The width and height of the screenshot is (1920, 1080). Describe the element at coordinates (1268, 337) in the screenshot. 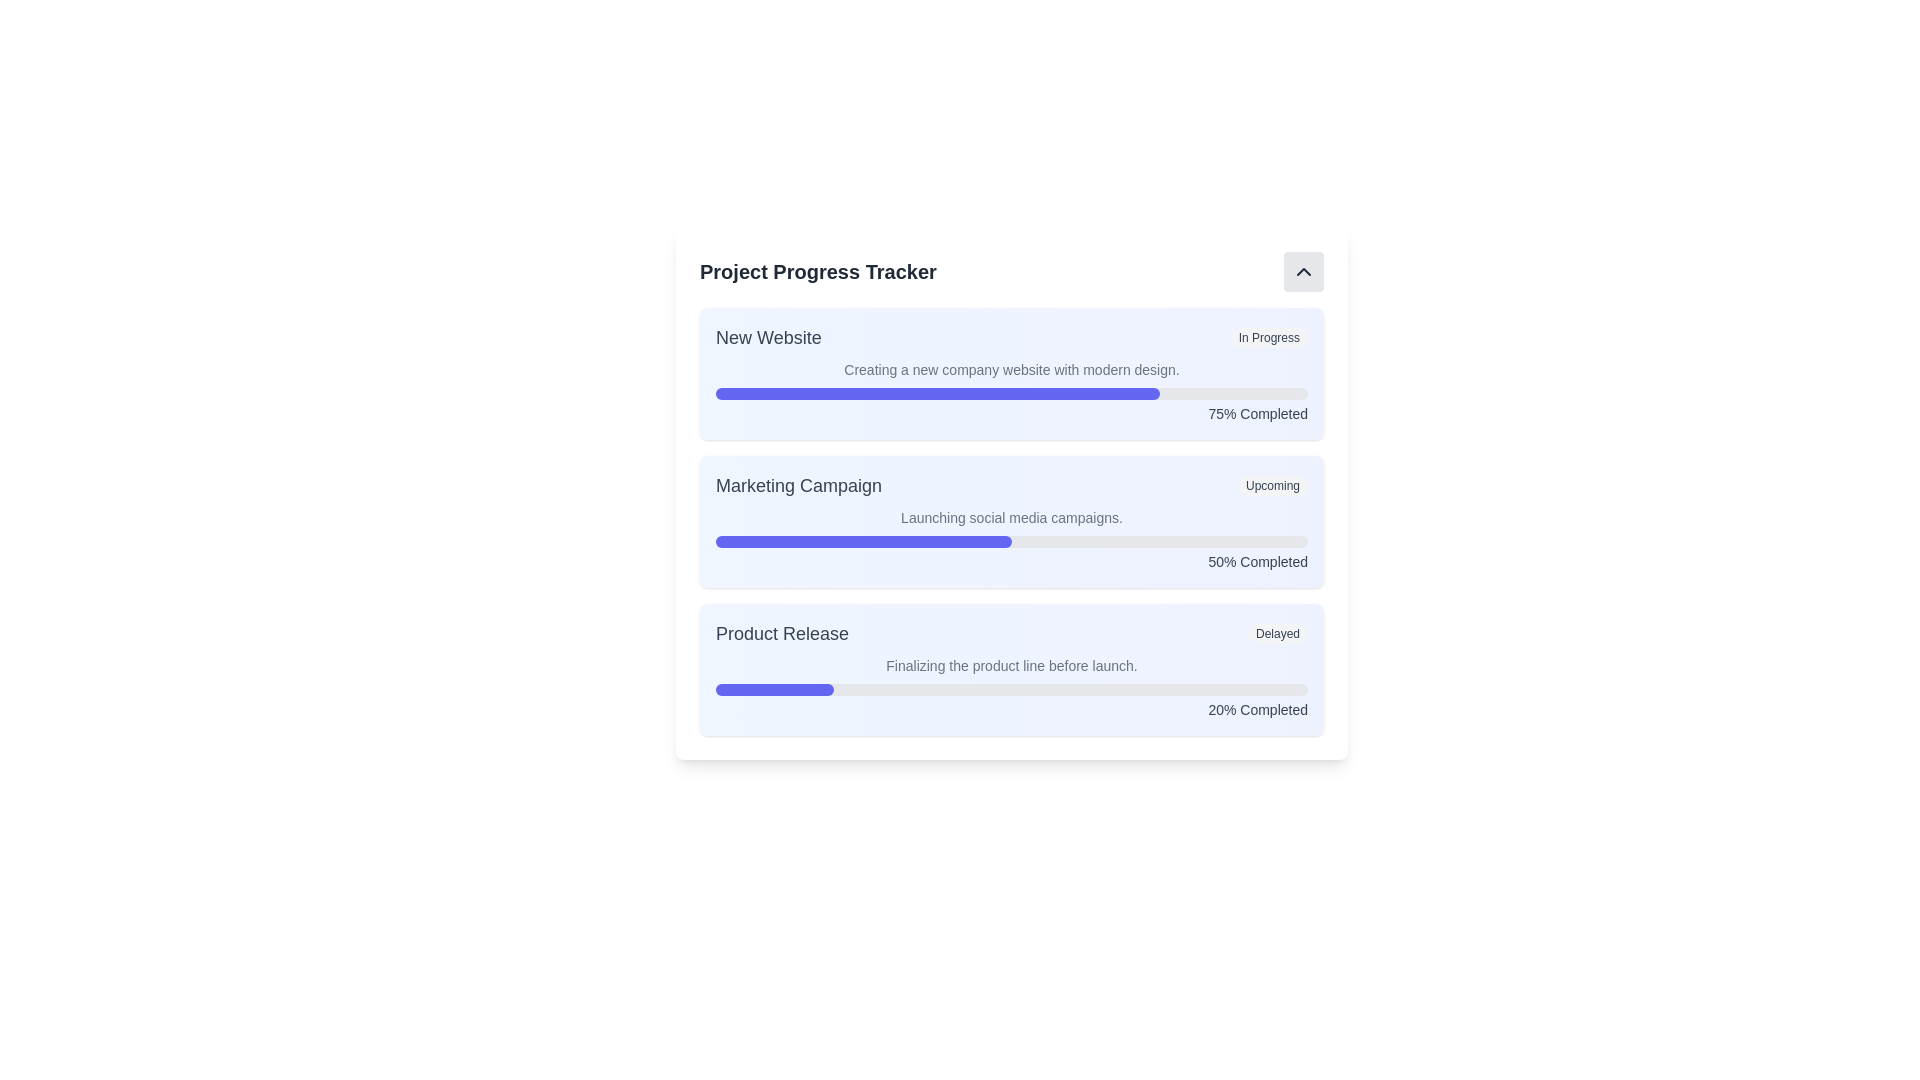

I see `the pill-shaped label with the text 'In Progress', which is located at the top-right corner inside the card next to the 'New Website' title` at that location.